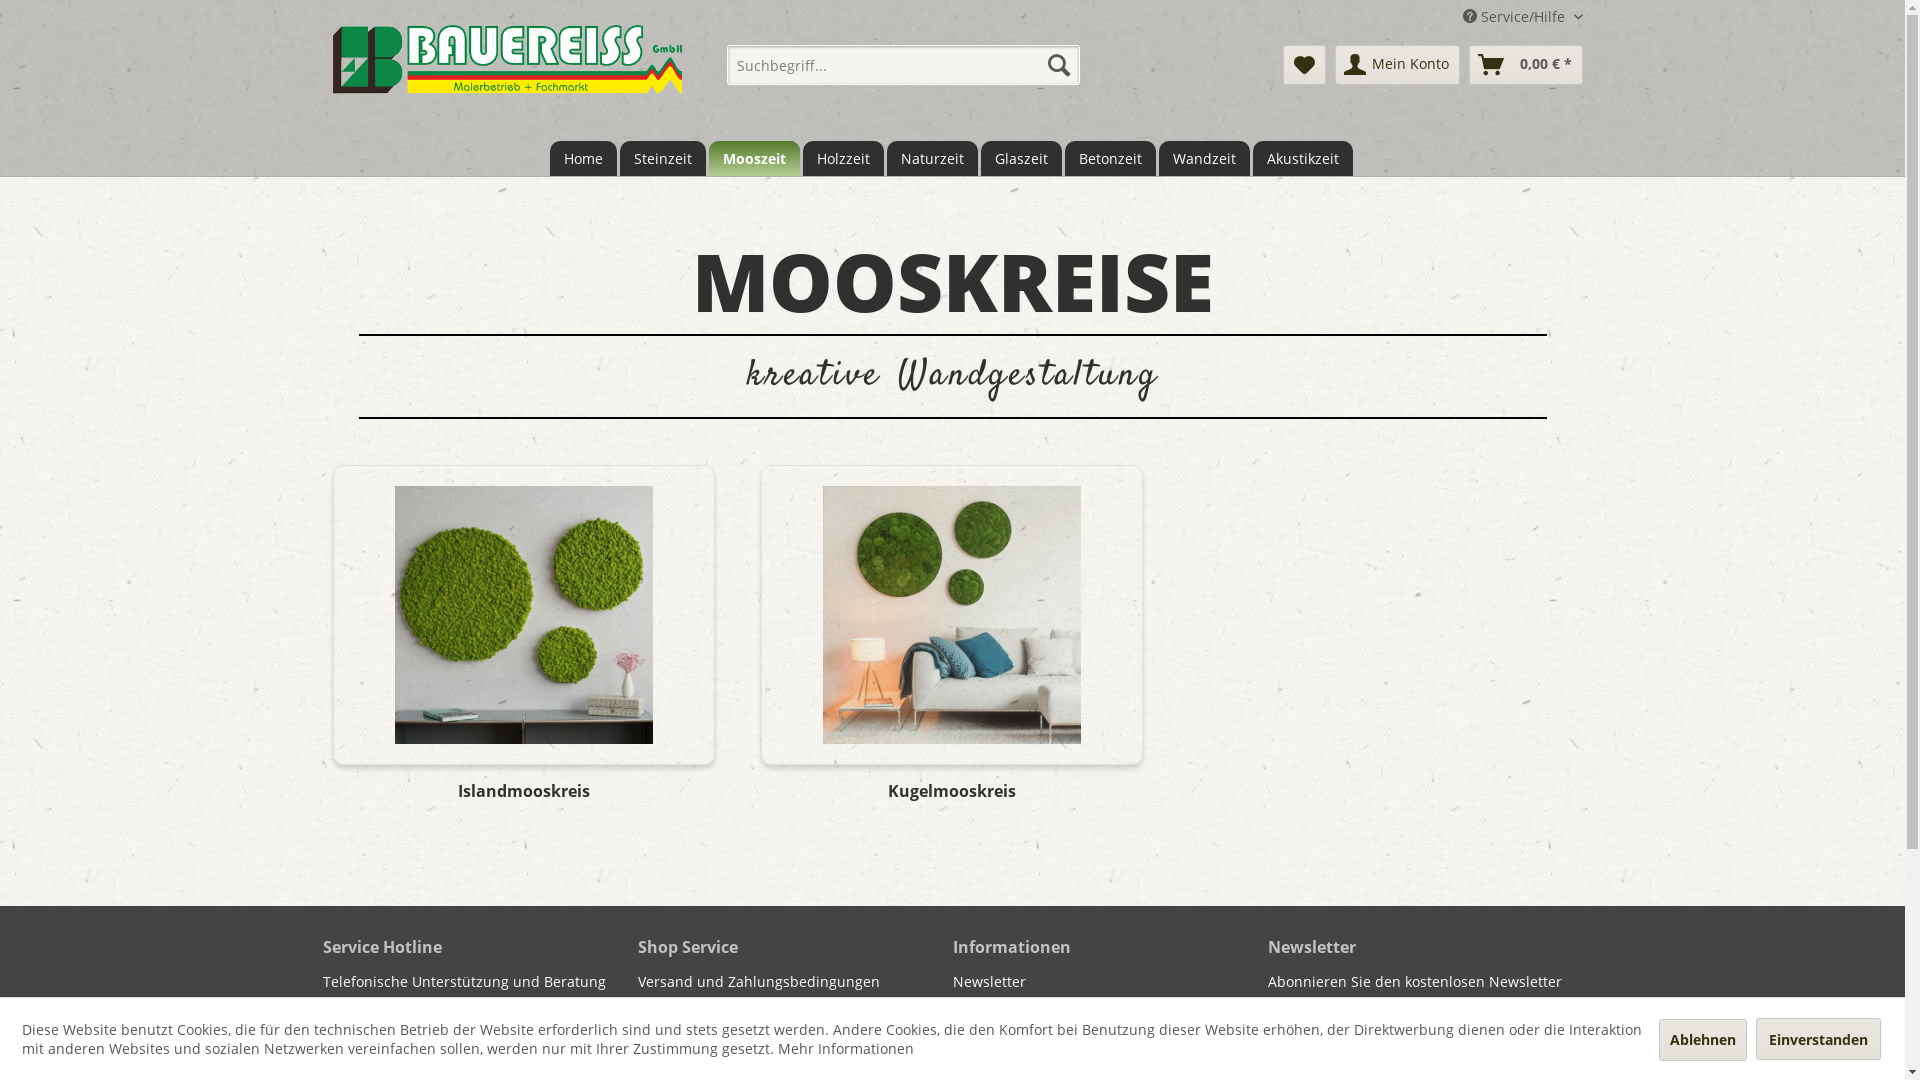 The height and width of the screenshot is (1080, 1920). Describe the element at coordinates (384, 1029) in the screenshot. I see `'+49(0)9861/5645'` at that location.